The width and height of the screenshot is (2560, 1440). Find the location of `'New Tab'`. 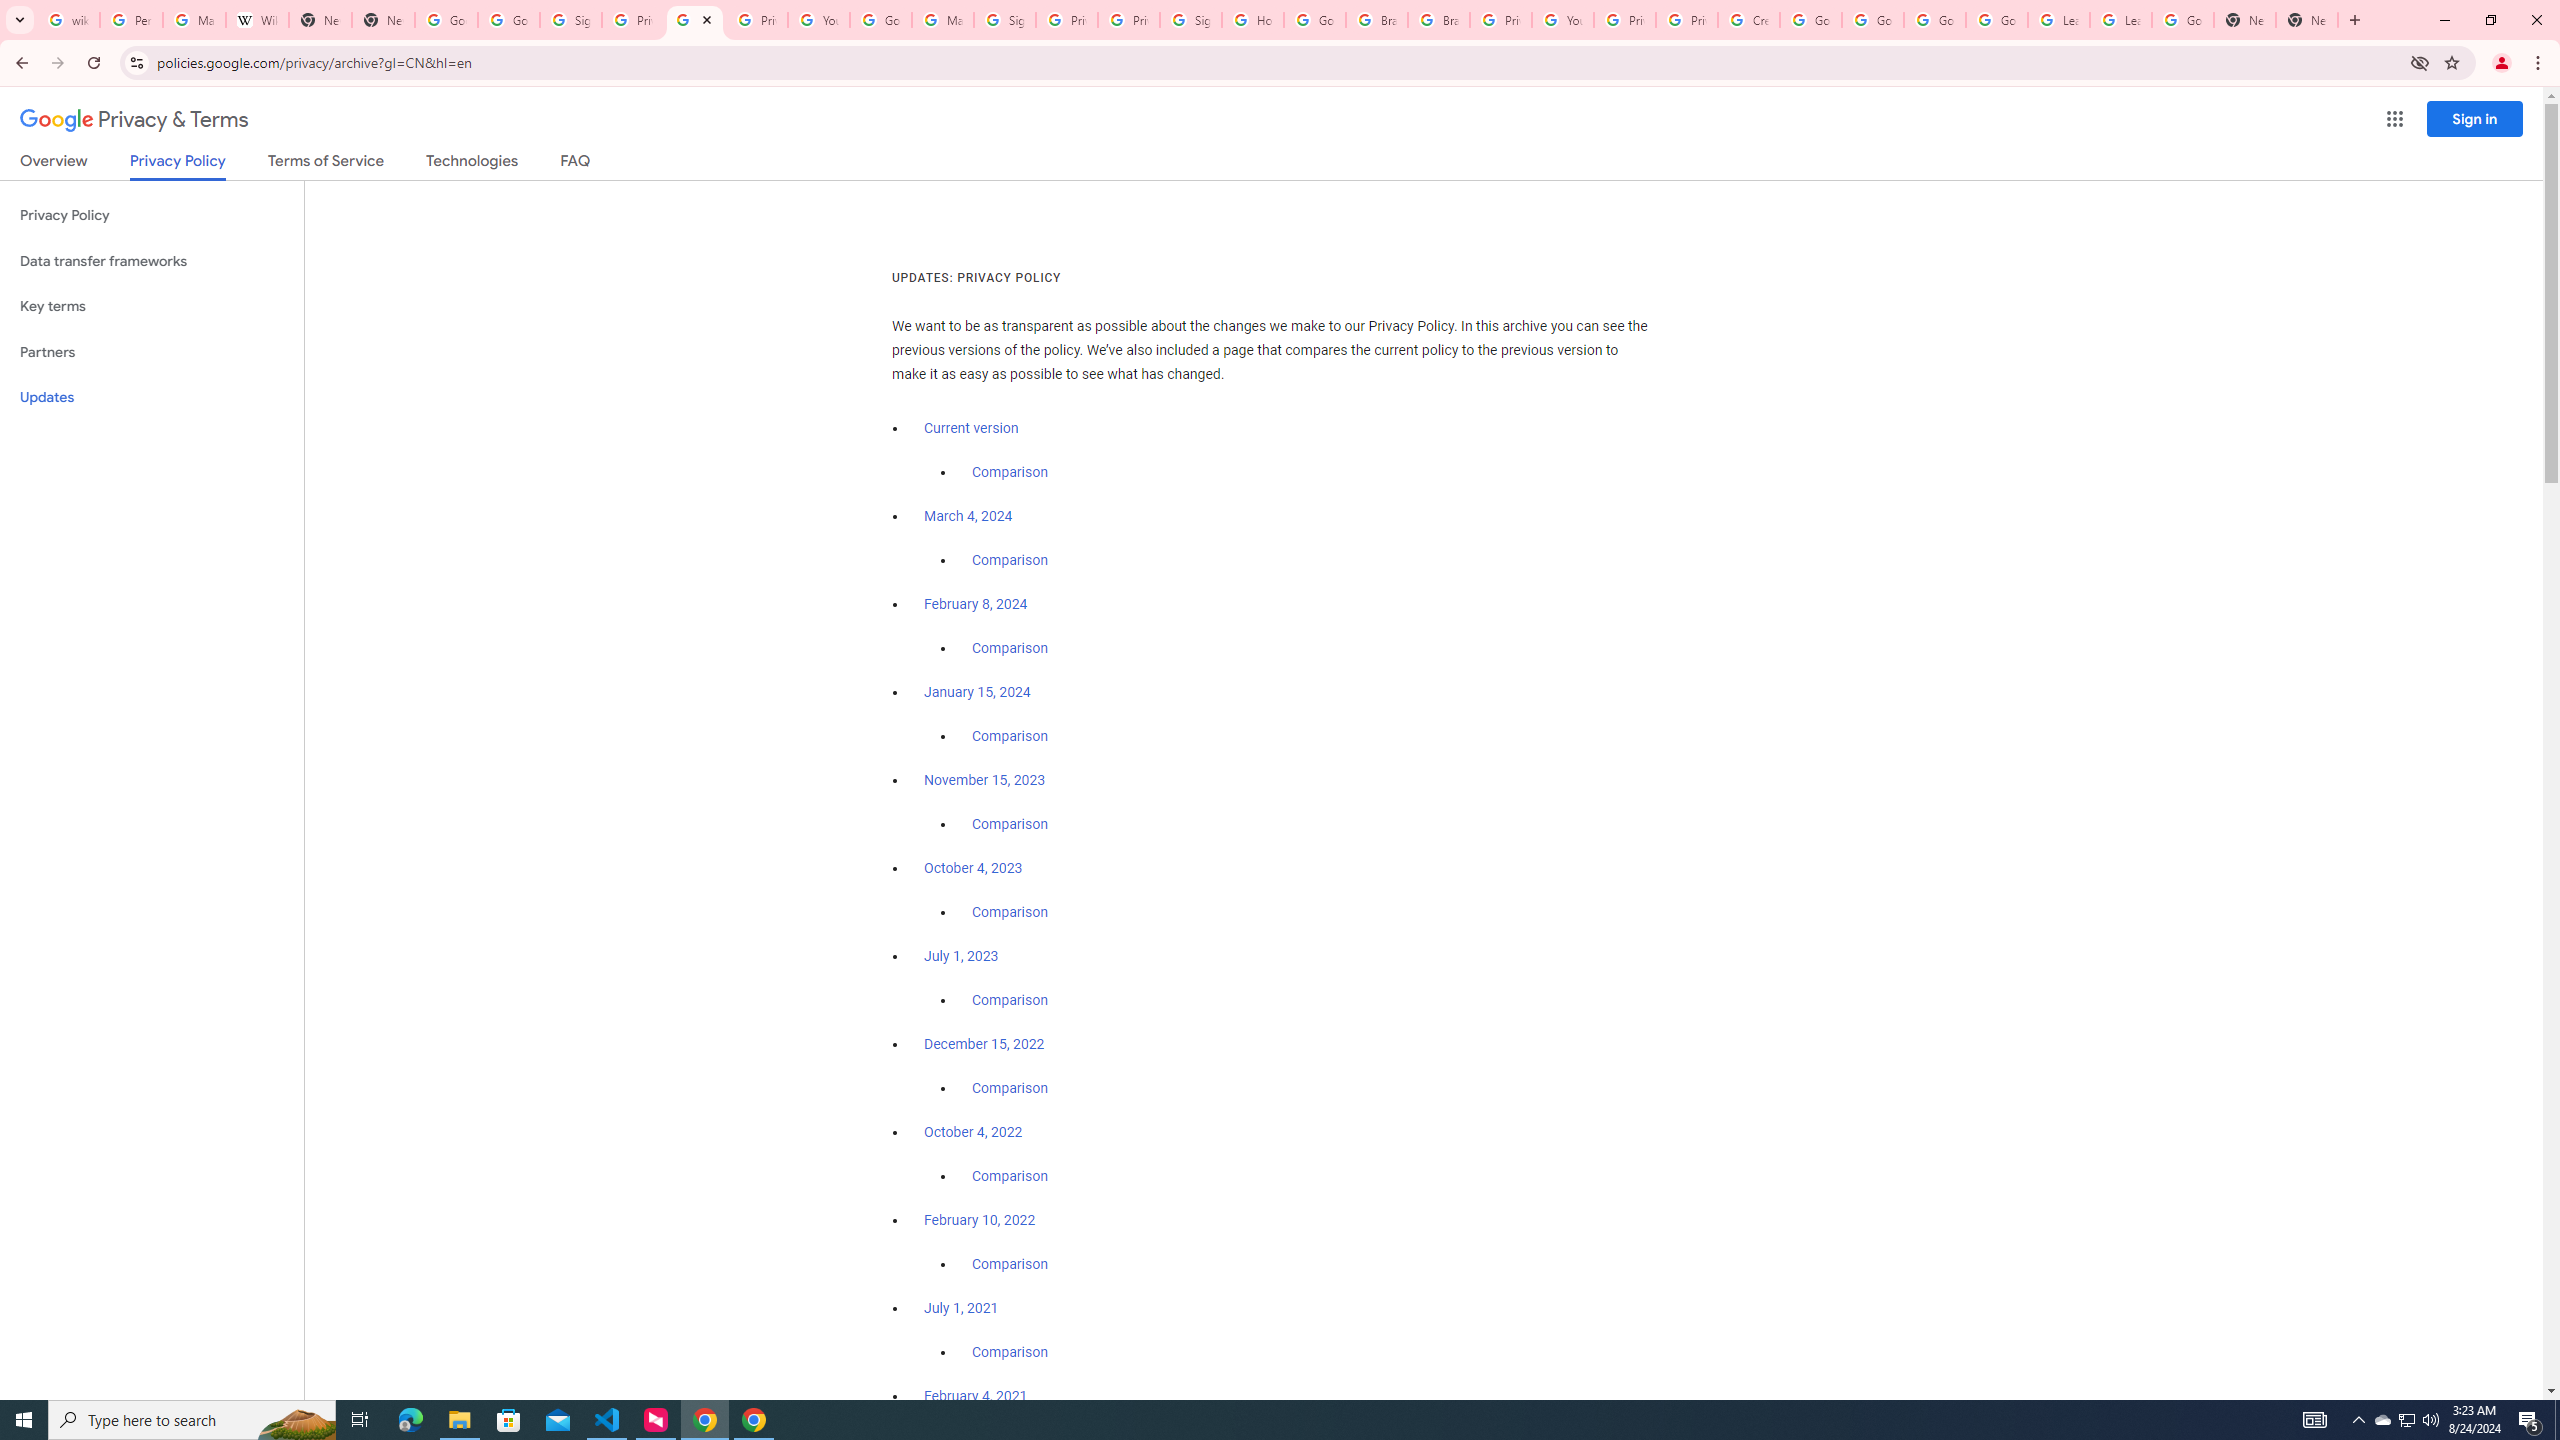

'New Tab' is located at coordinates (2245, 19).